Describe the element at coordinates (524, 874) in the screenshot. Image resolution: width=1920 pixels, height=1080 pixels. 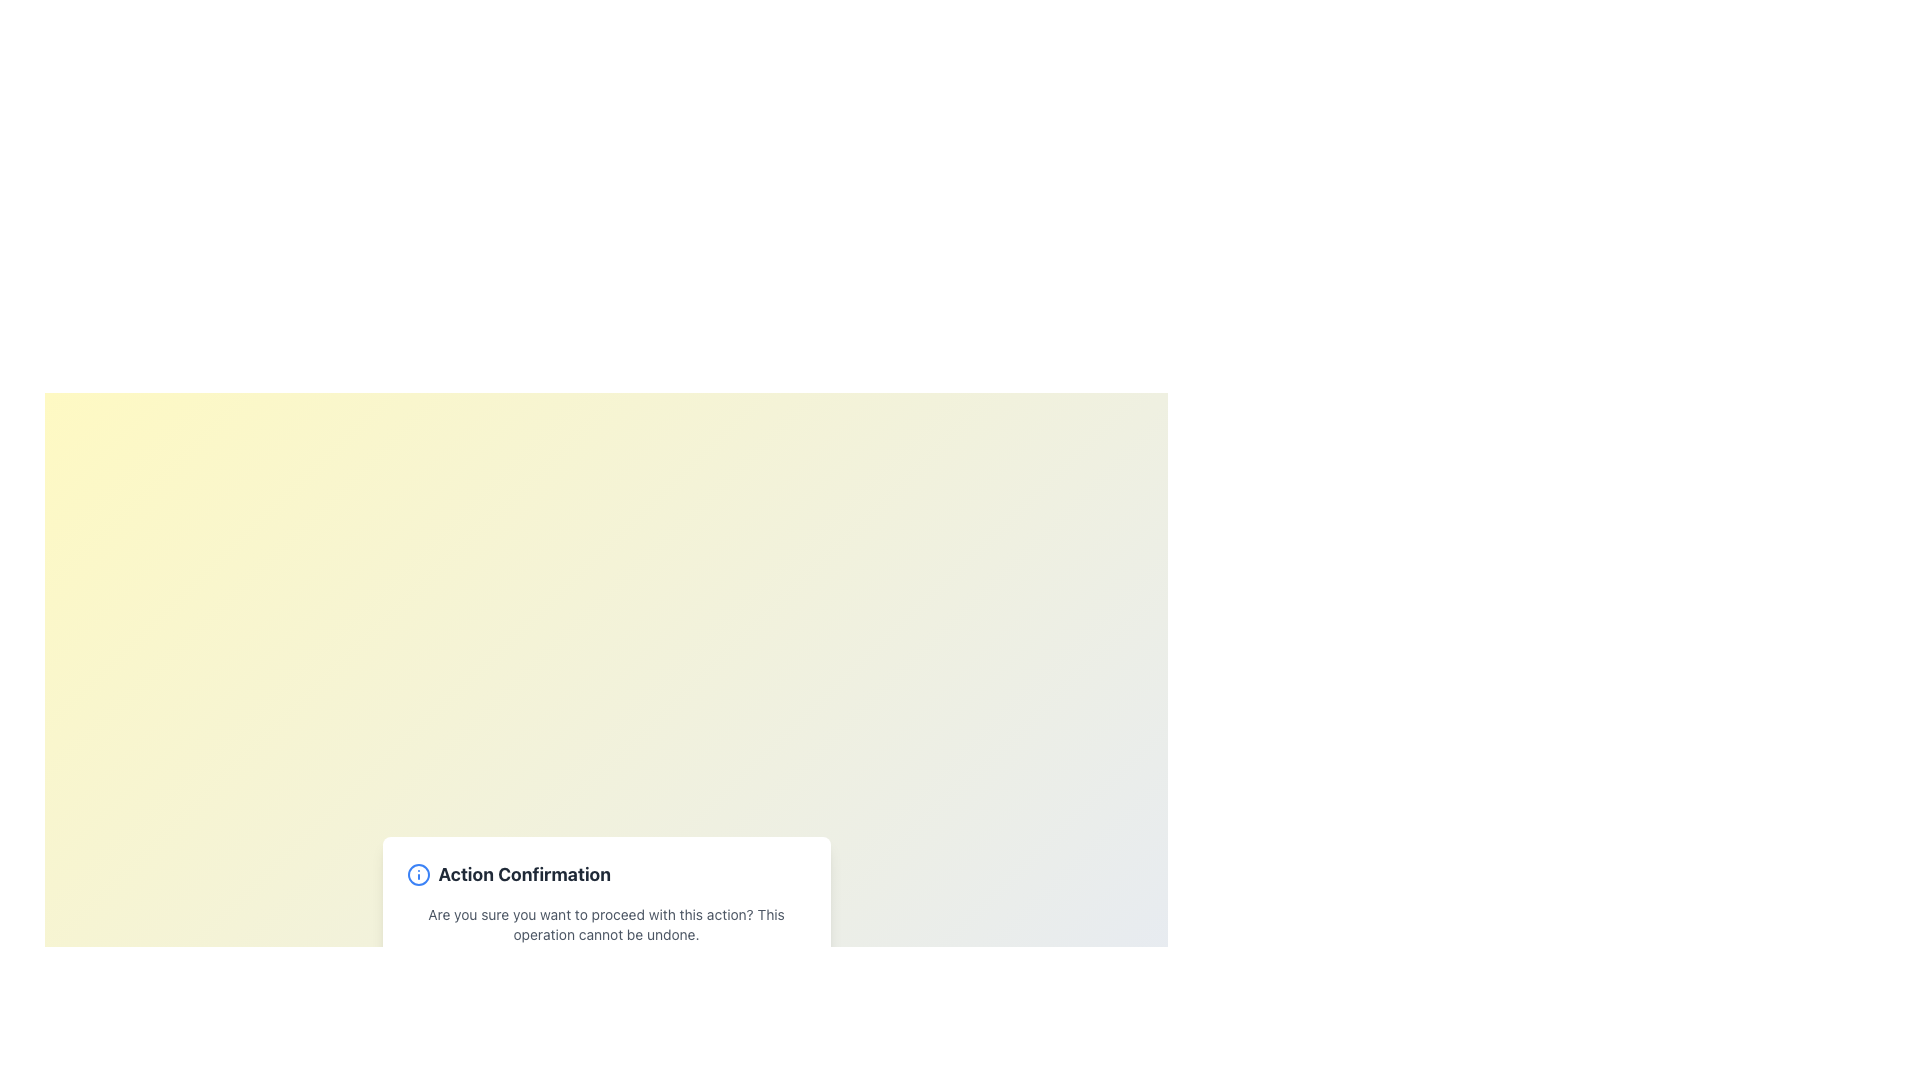
I see `header text of the confirmation dialog located at the center-bottom region of the interface, above a descriptive paragraph` at that location.